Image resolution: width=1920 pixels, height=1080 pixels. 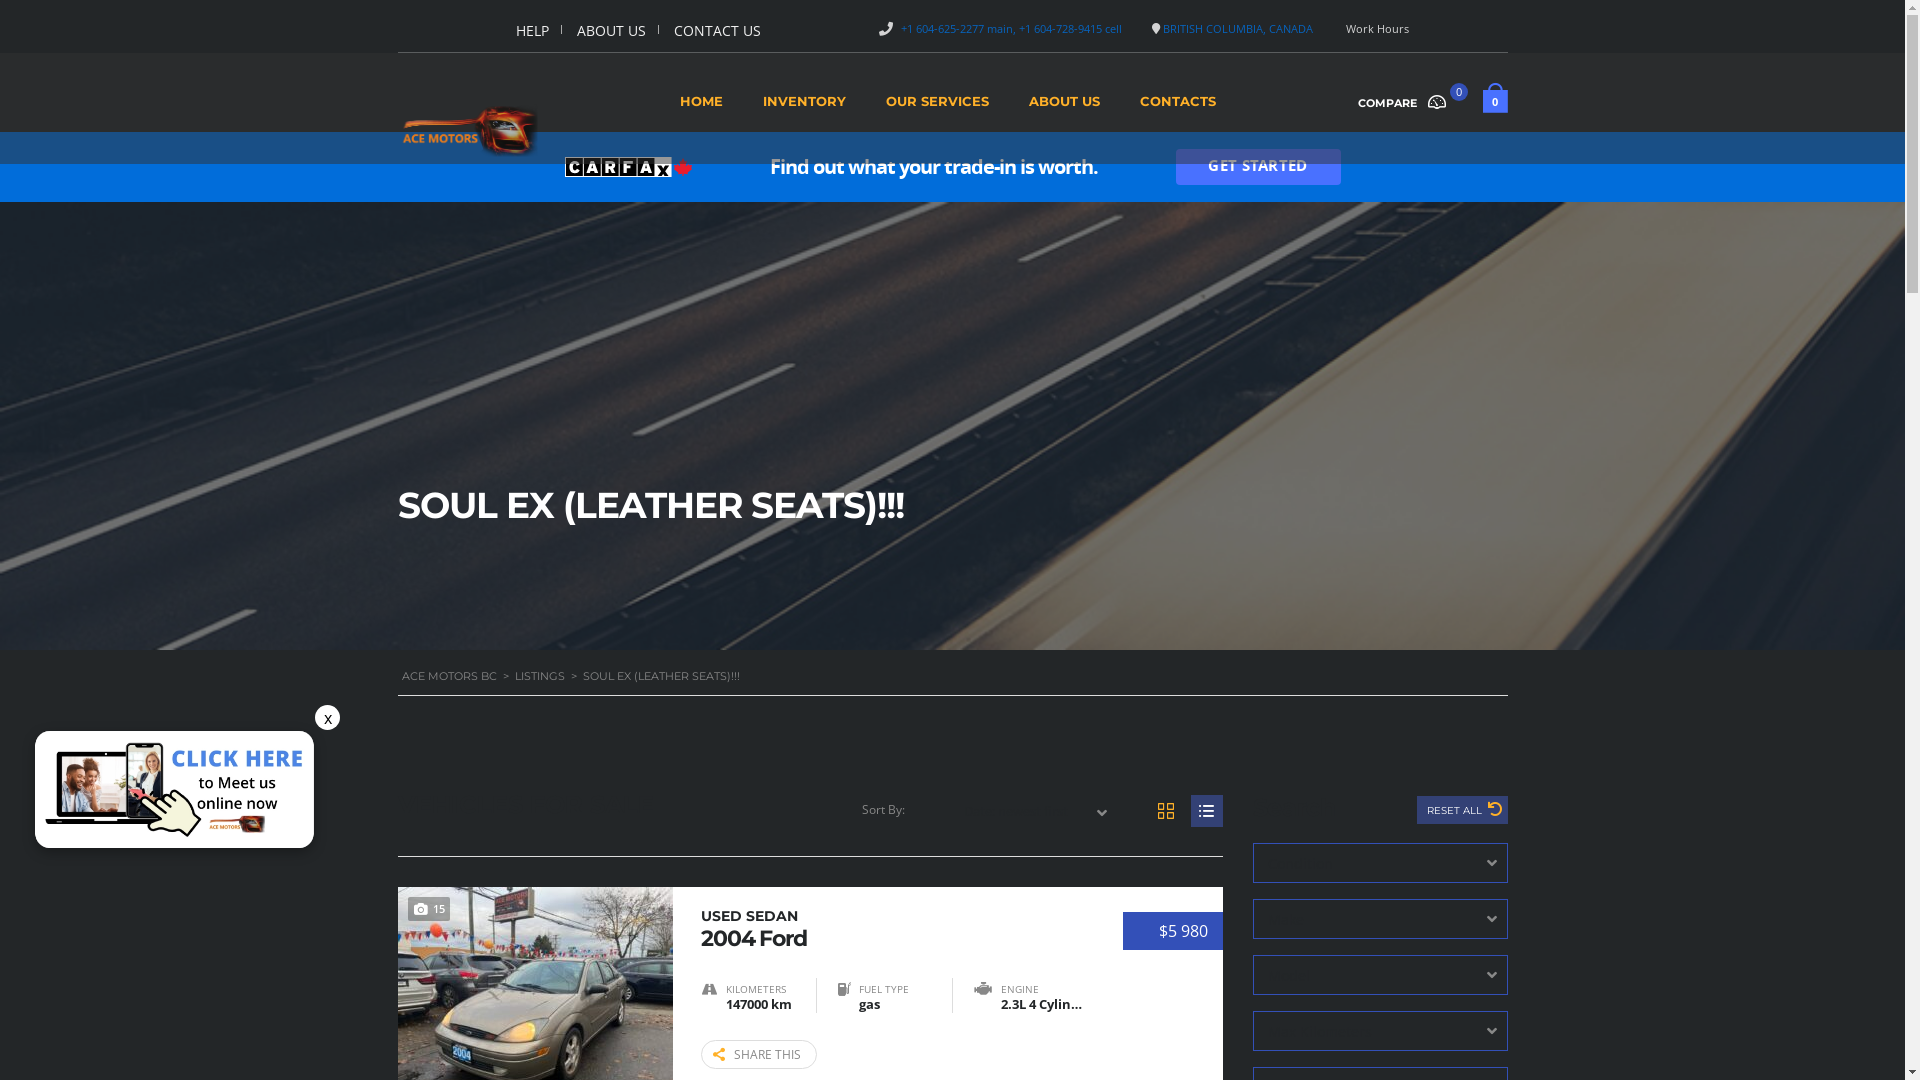 What do you see at coordinates (1408, 100) in the screenshot?
I see `'COMPARE` at bounding box center [1408, 100].